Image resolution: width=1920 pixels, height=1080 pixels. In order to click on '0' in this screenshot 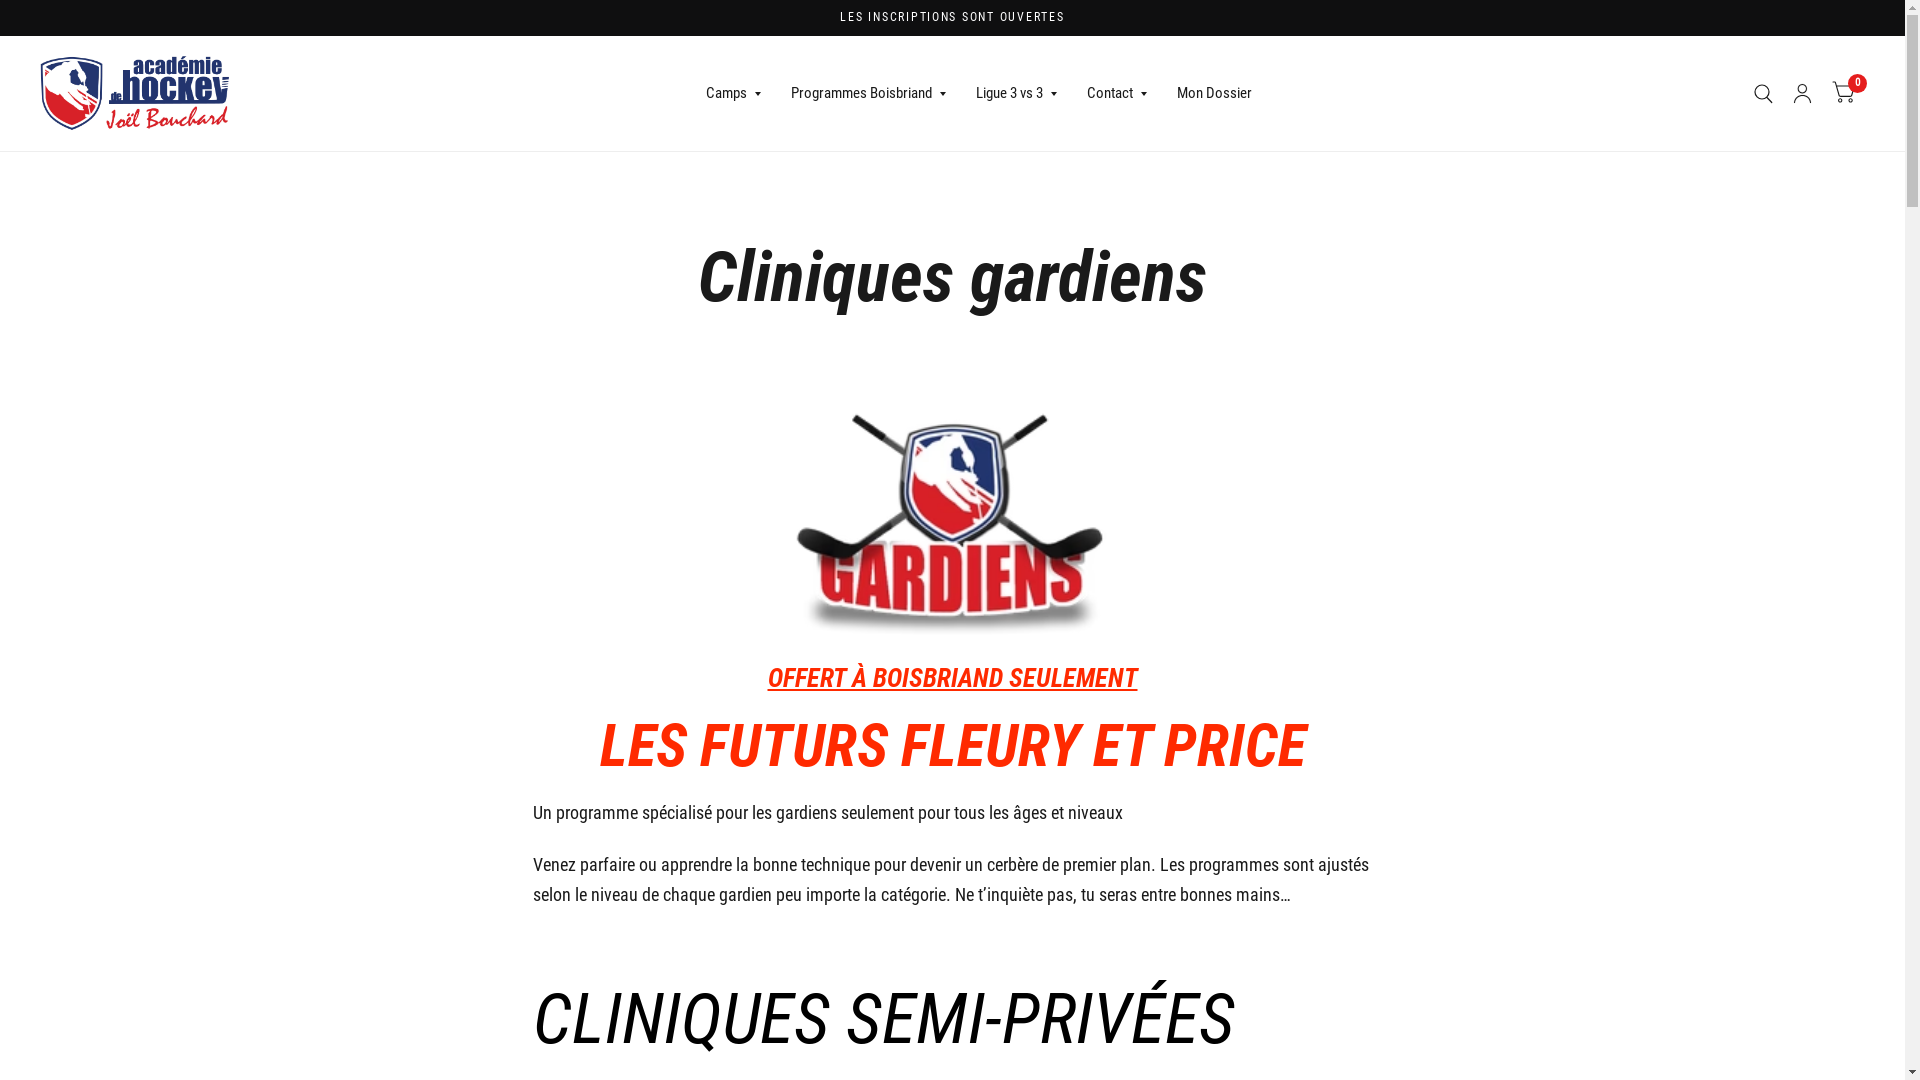, I will do `click(1822, 93)`.